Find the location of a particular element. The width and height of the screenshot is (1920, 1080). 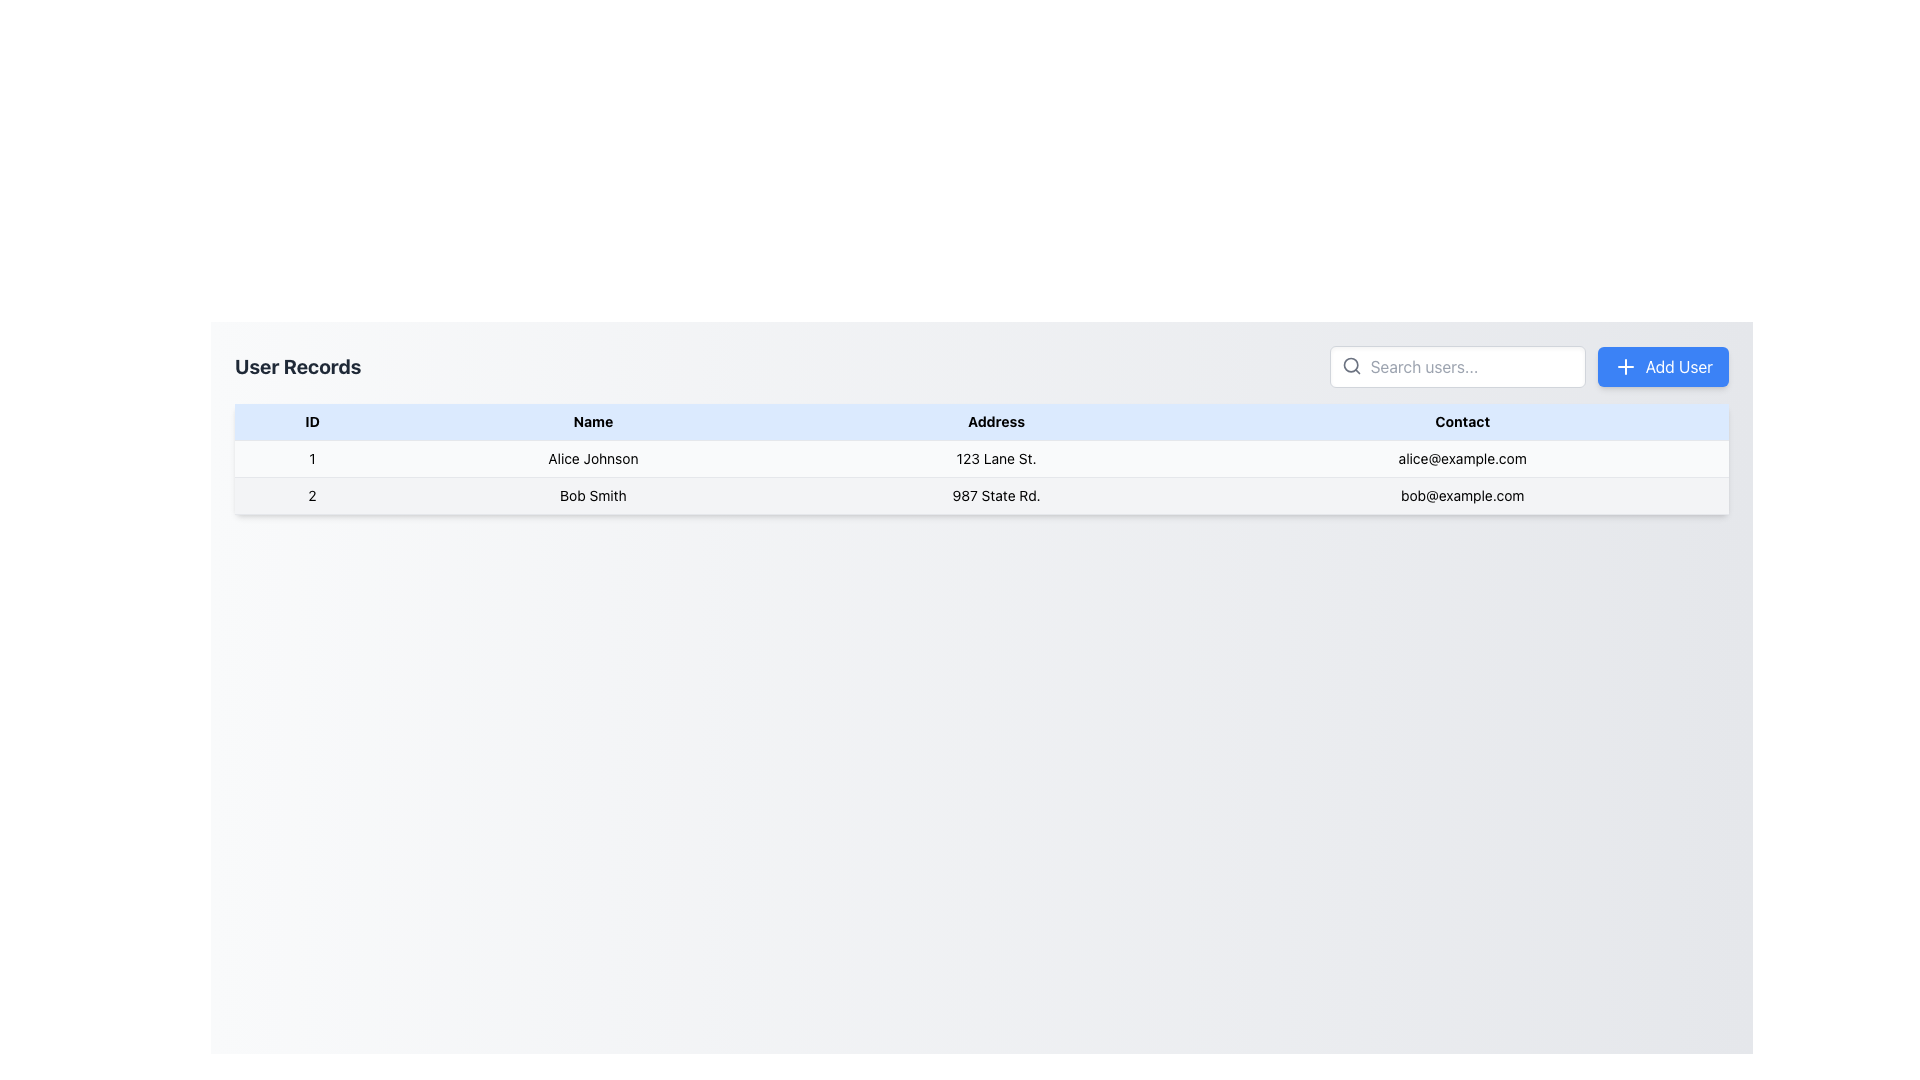

the Table Header Cell labeled 'ID', which is the first column header in a four-column table located at the top-left of the table is located at coordinates (311, 421).